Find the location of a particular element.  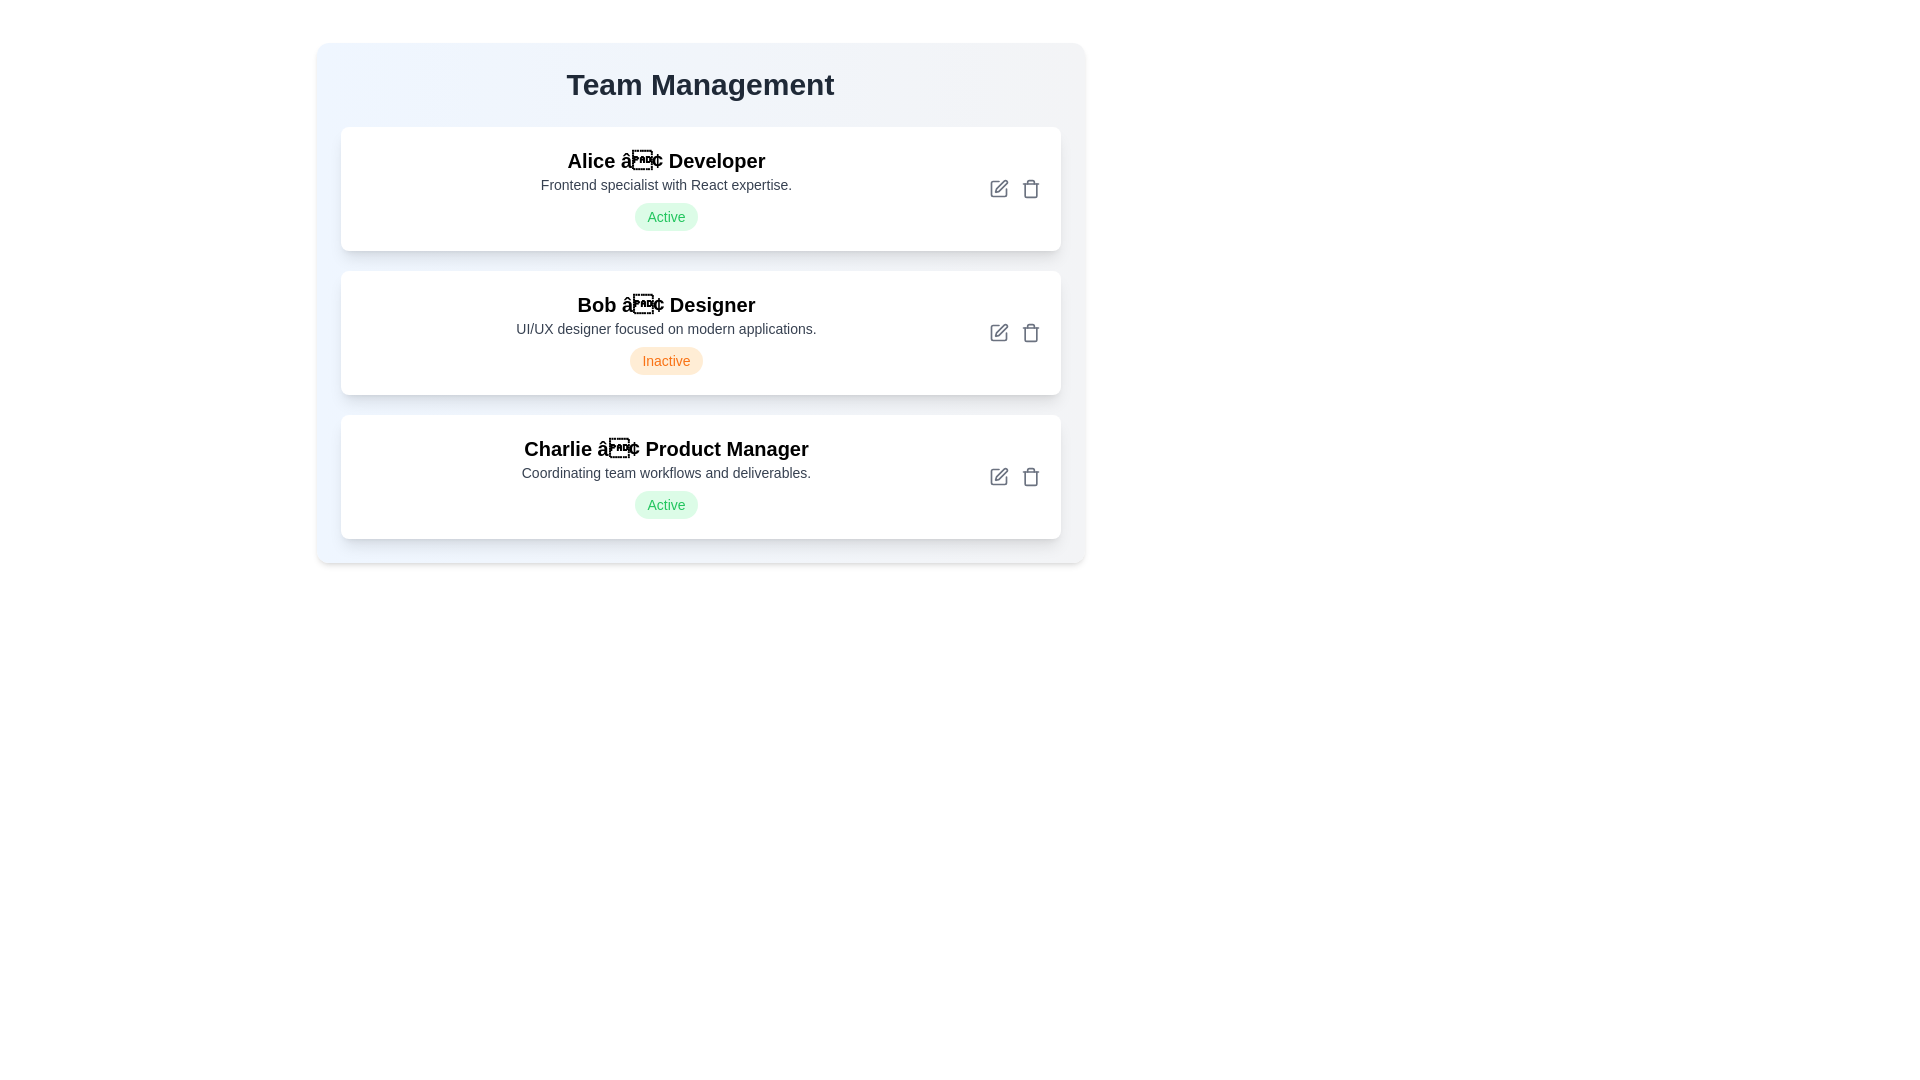

the delete button for the team member Charlie is located at coordinates (1030, 477).